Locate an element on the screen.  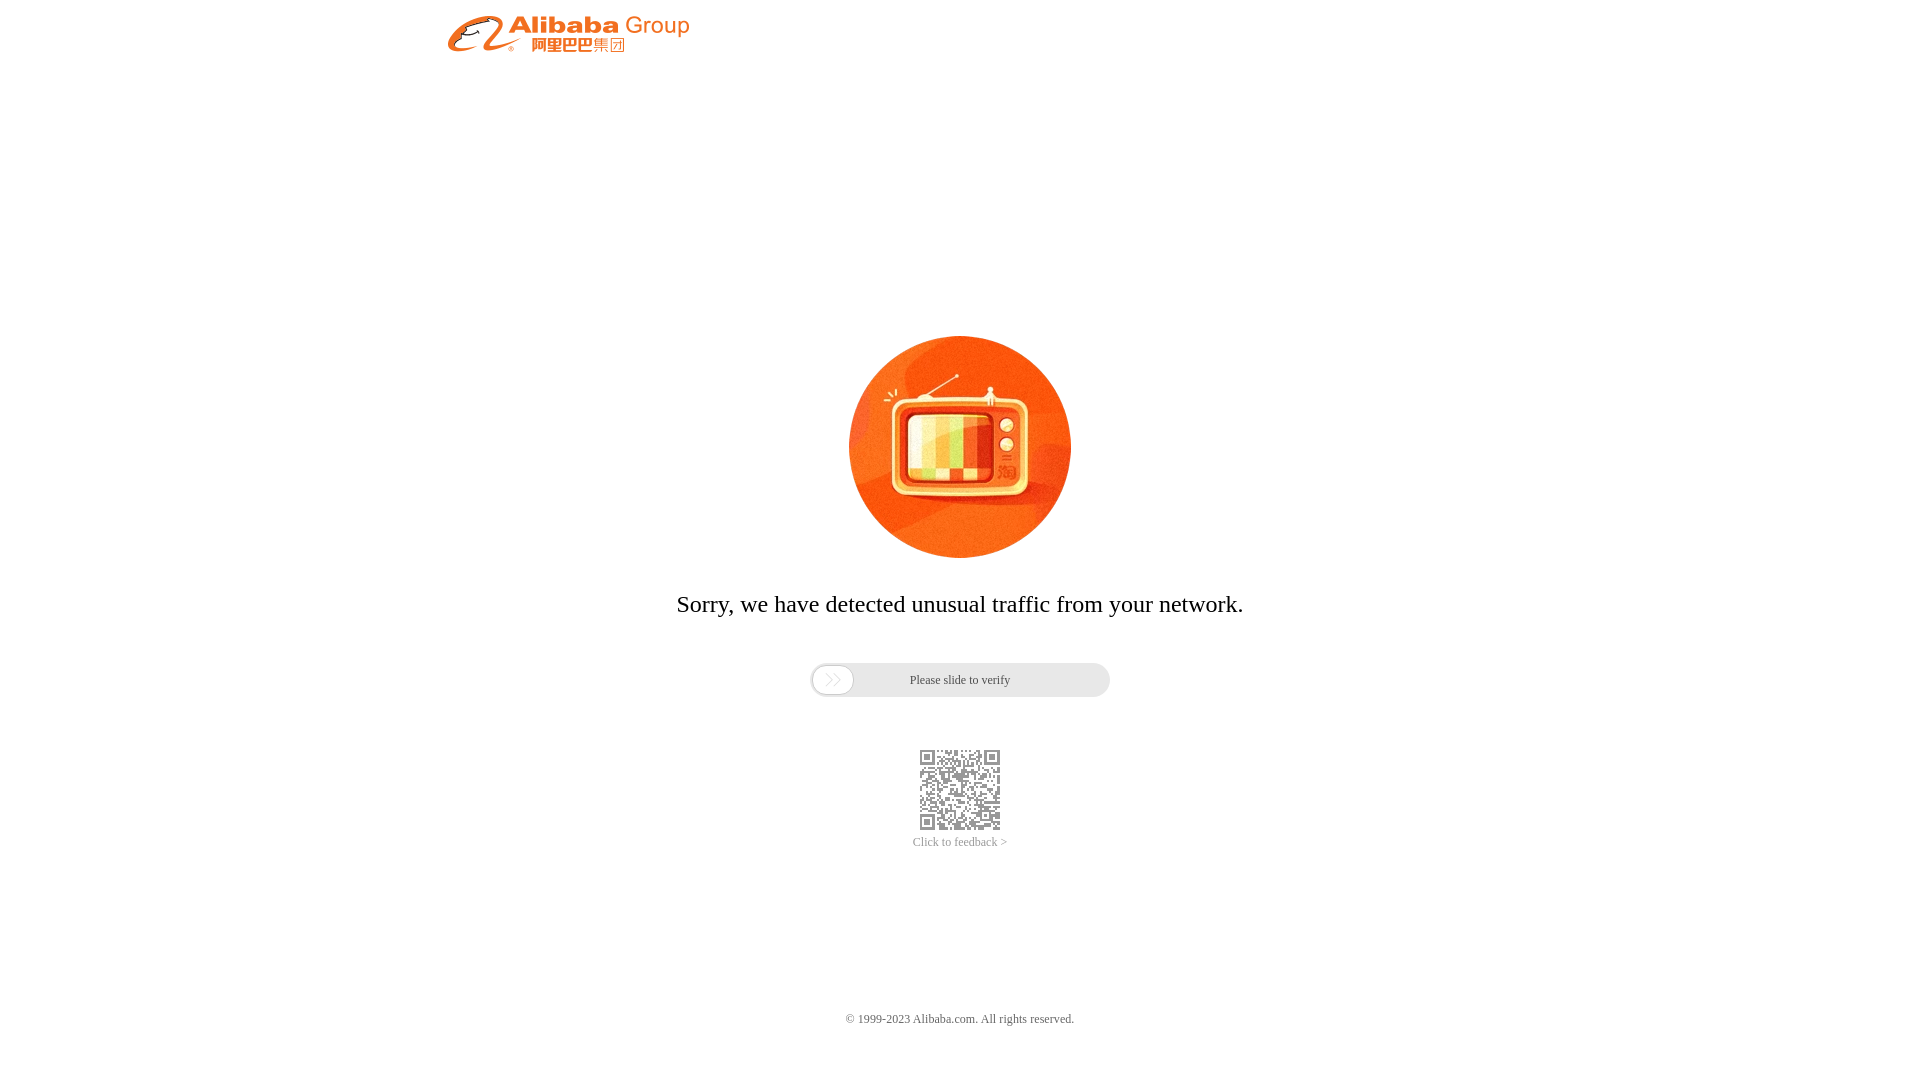
'Click to feedback >' is located at coordinates (960, 842).